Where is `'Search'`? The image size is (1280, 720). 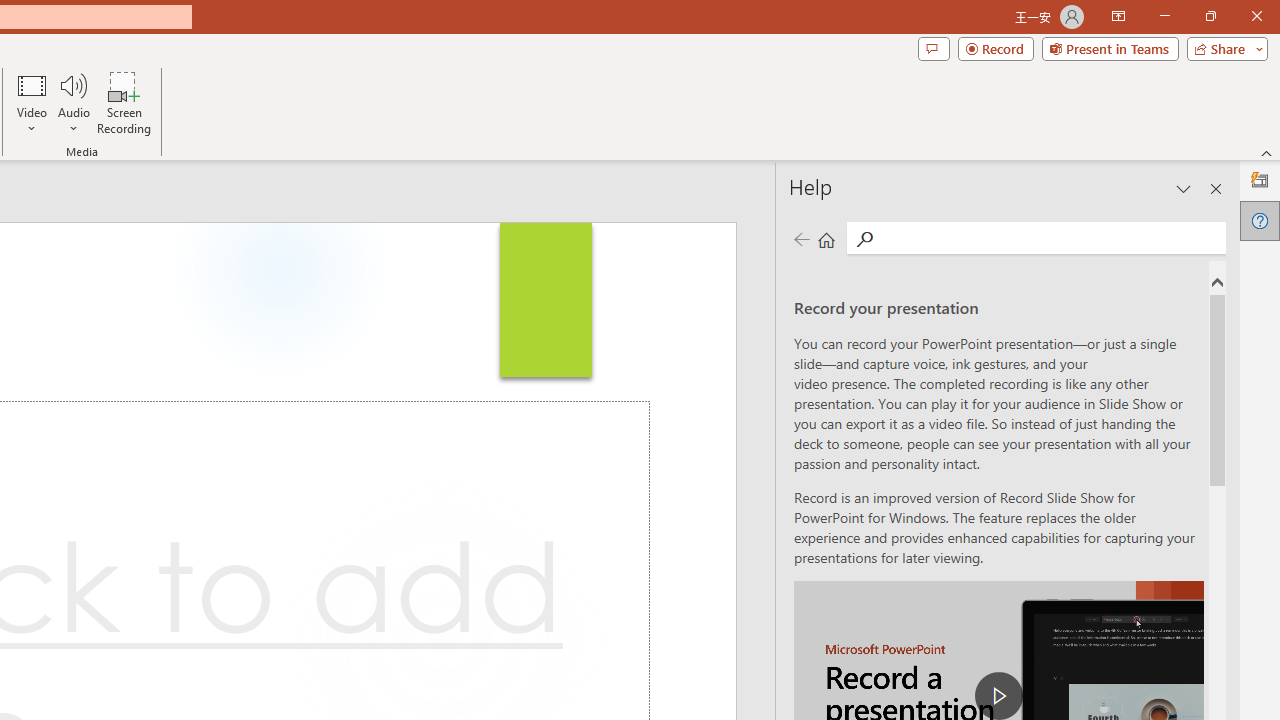 'Search' is located at coordinates (1049, 236).